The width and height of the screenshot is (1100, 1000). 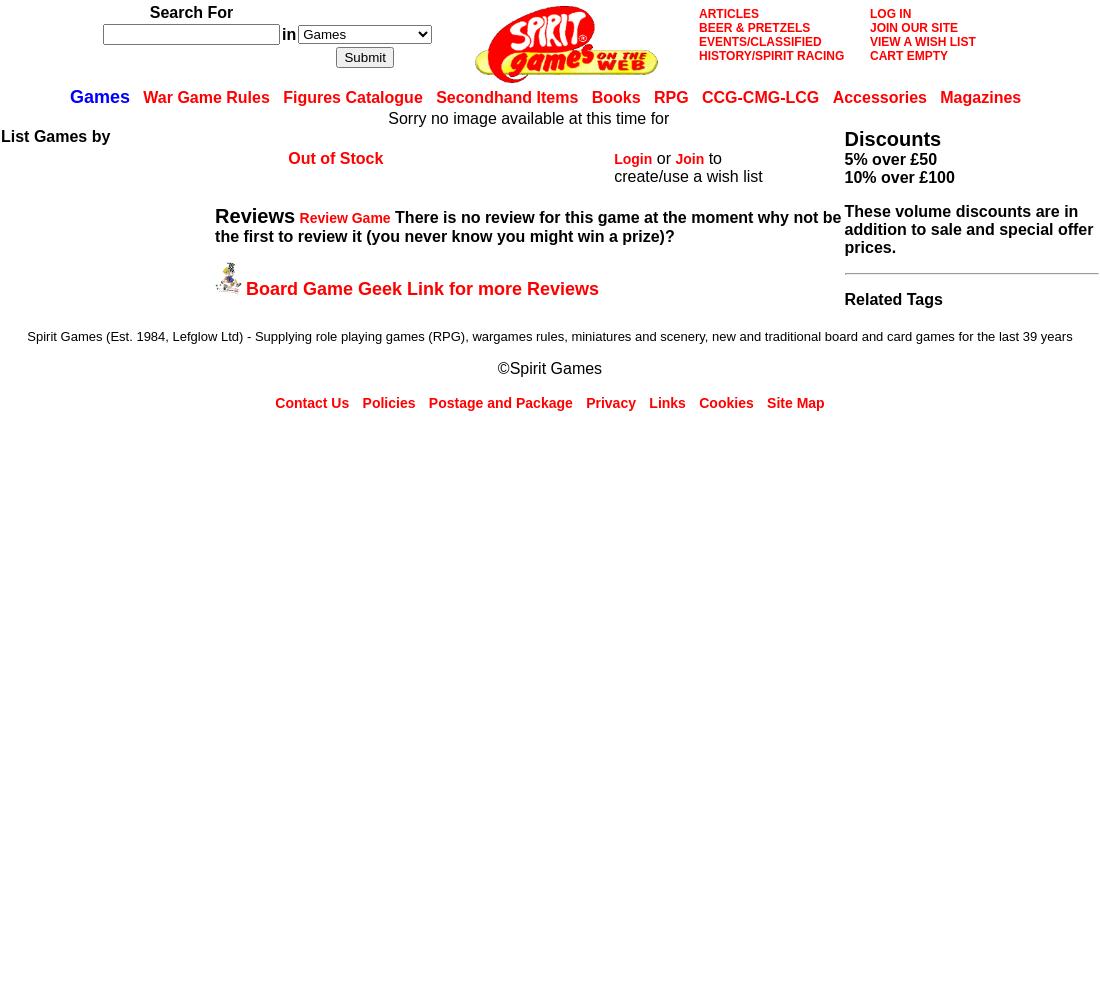 What do you see at coordinates (142, 96) in the screenshot?
I see `'War Game Rules'` at bounding box center [142, 96].